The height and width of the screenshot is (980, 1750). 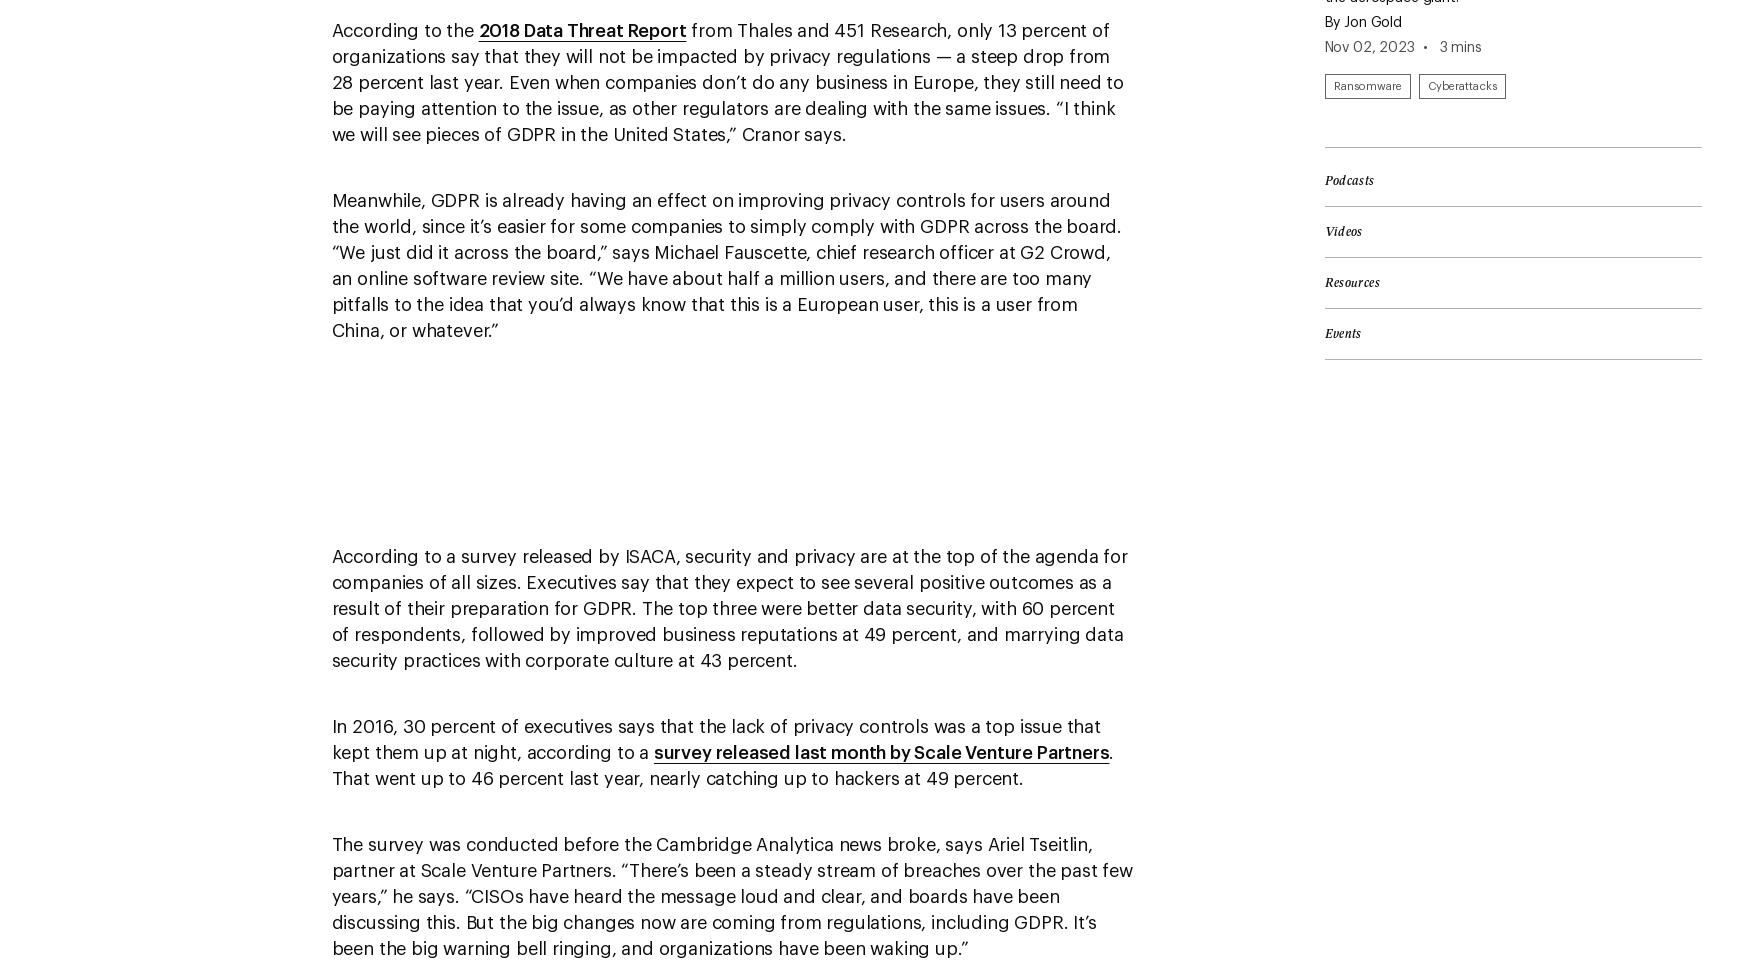 I want to click on 'Newsletters', so click(x=85, y=87).